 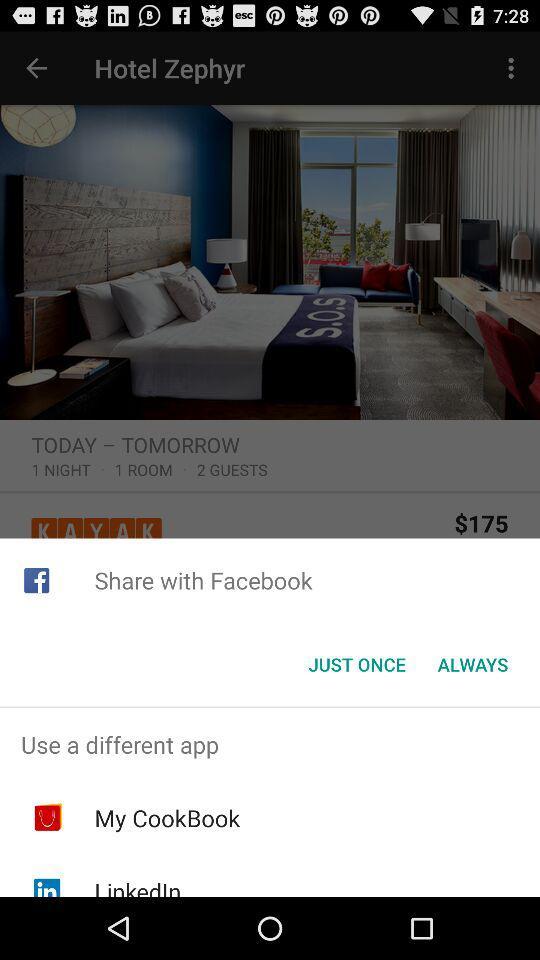 What do you see at coordinates (166, 818) in the screenshot?
I see `the icon above the linkedin` at bounding box center [166, 818].